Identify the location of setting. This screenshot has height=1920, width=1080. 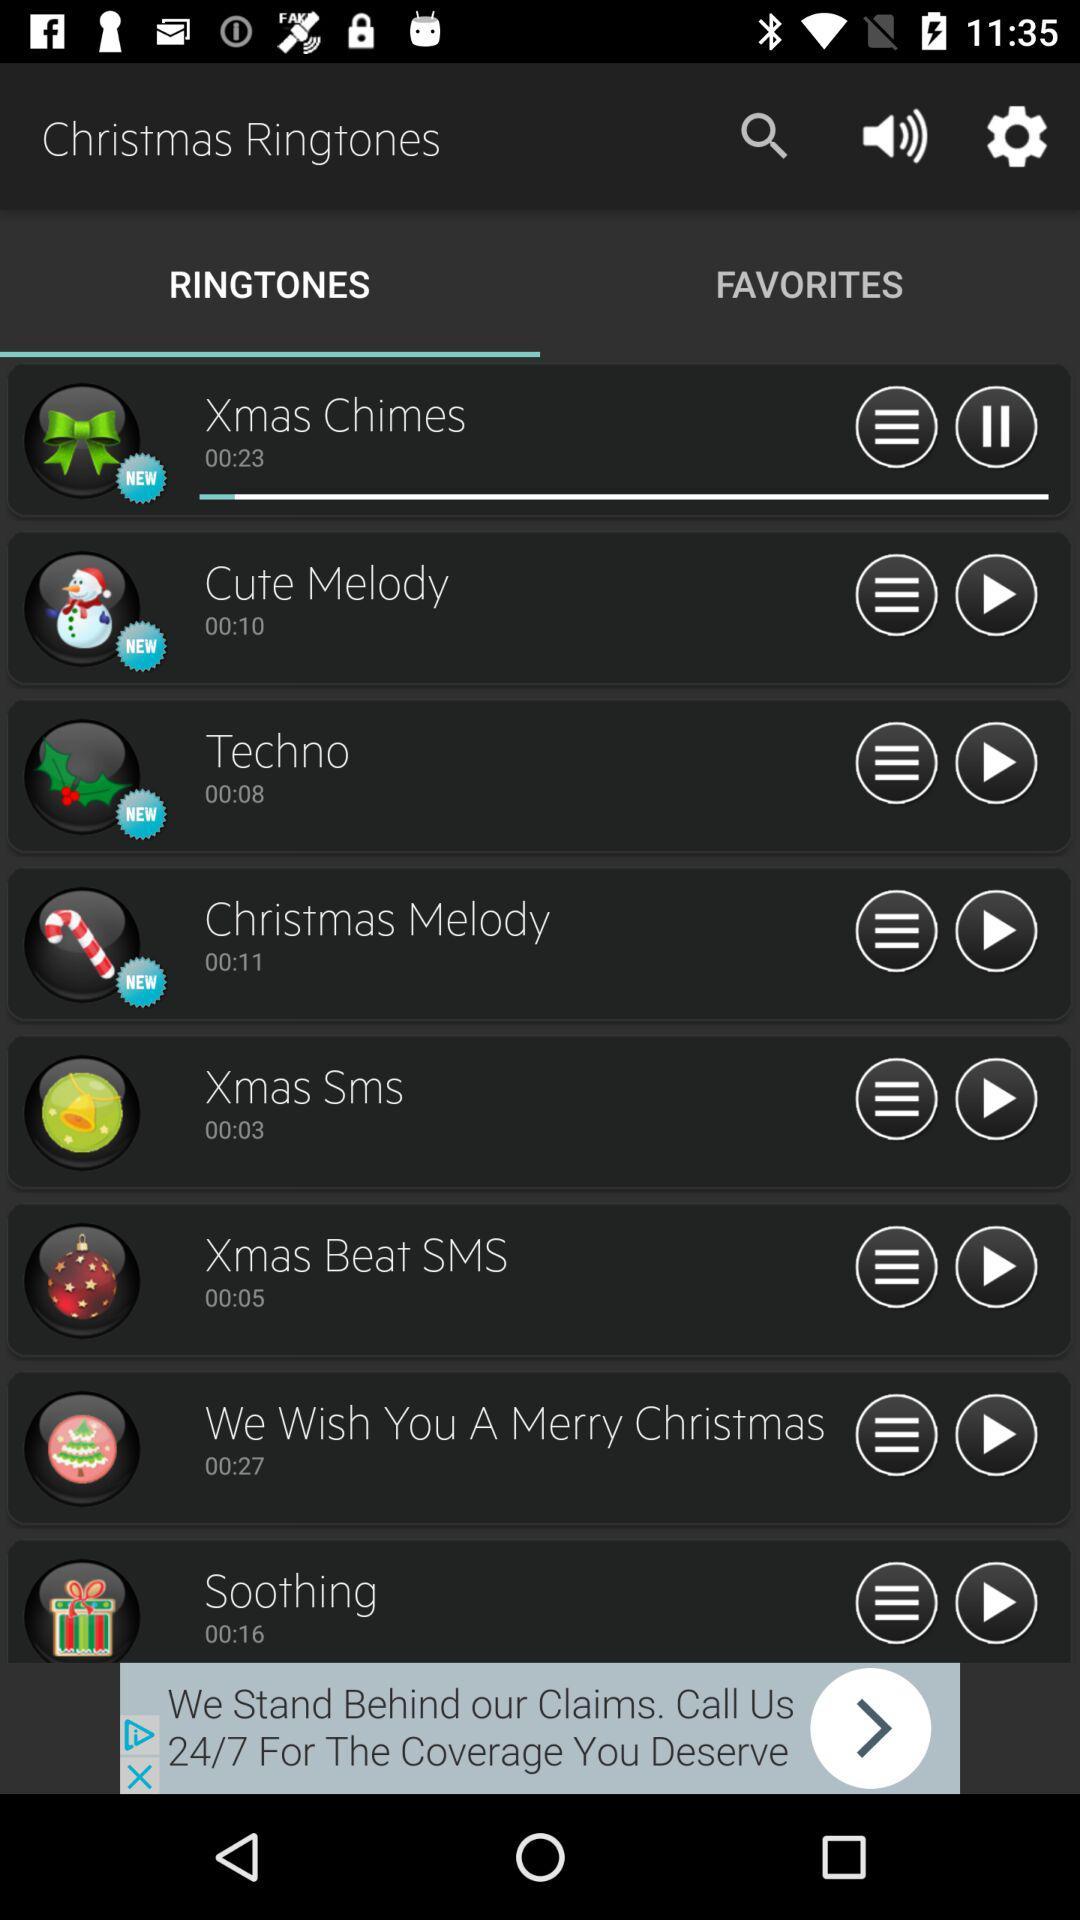
(895, 1099).